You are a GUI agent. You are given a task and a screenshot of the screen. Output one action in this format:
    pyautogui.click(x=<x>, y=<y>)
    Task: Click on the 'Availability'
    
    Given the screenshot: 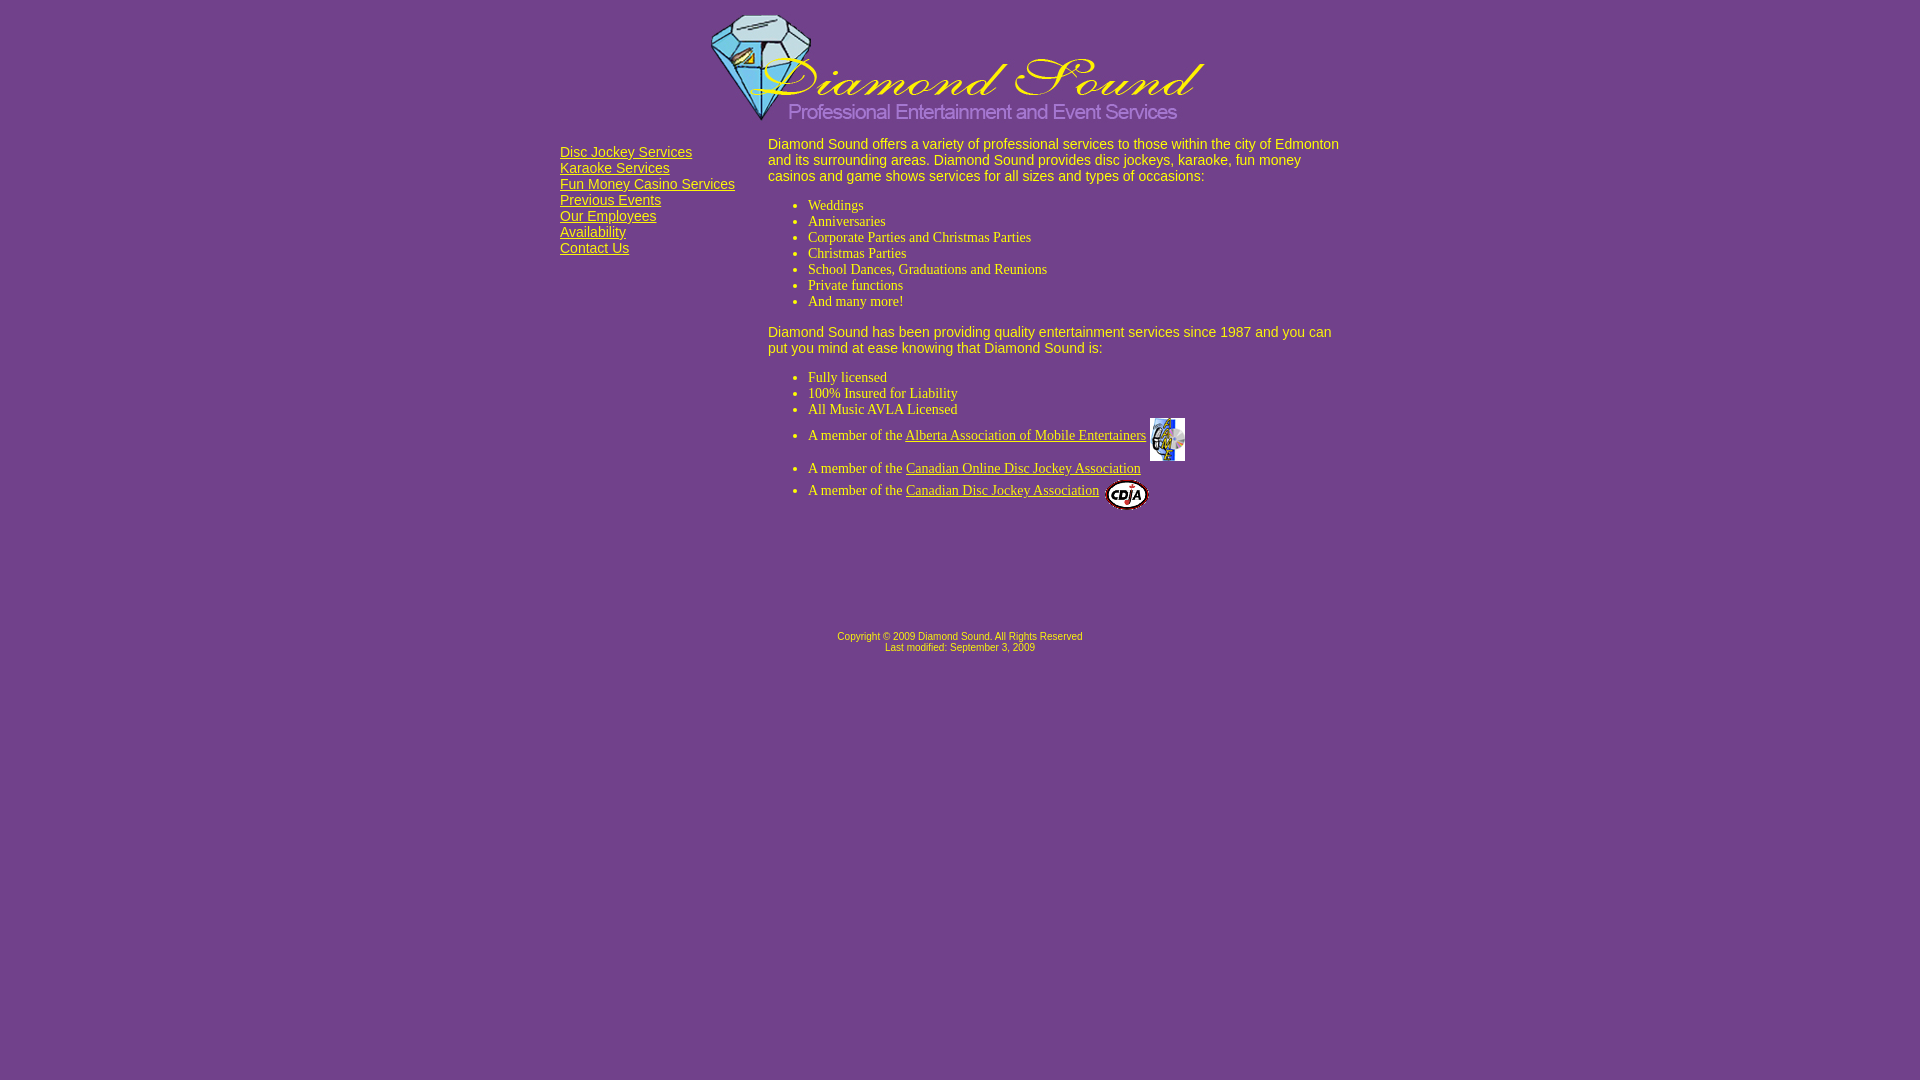 What is the action you would take?
    pyautogui.click(x=592, y=230)
    